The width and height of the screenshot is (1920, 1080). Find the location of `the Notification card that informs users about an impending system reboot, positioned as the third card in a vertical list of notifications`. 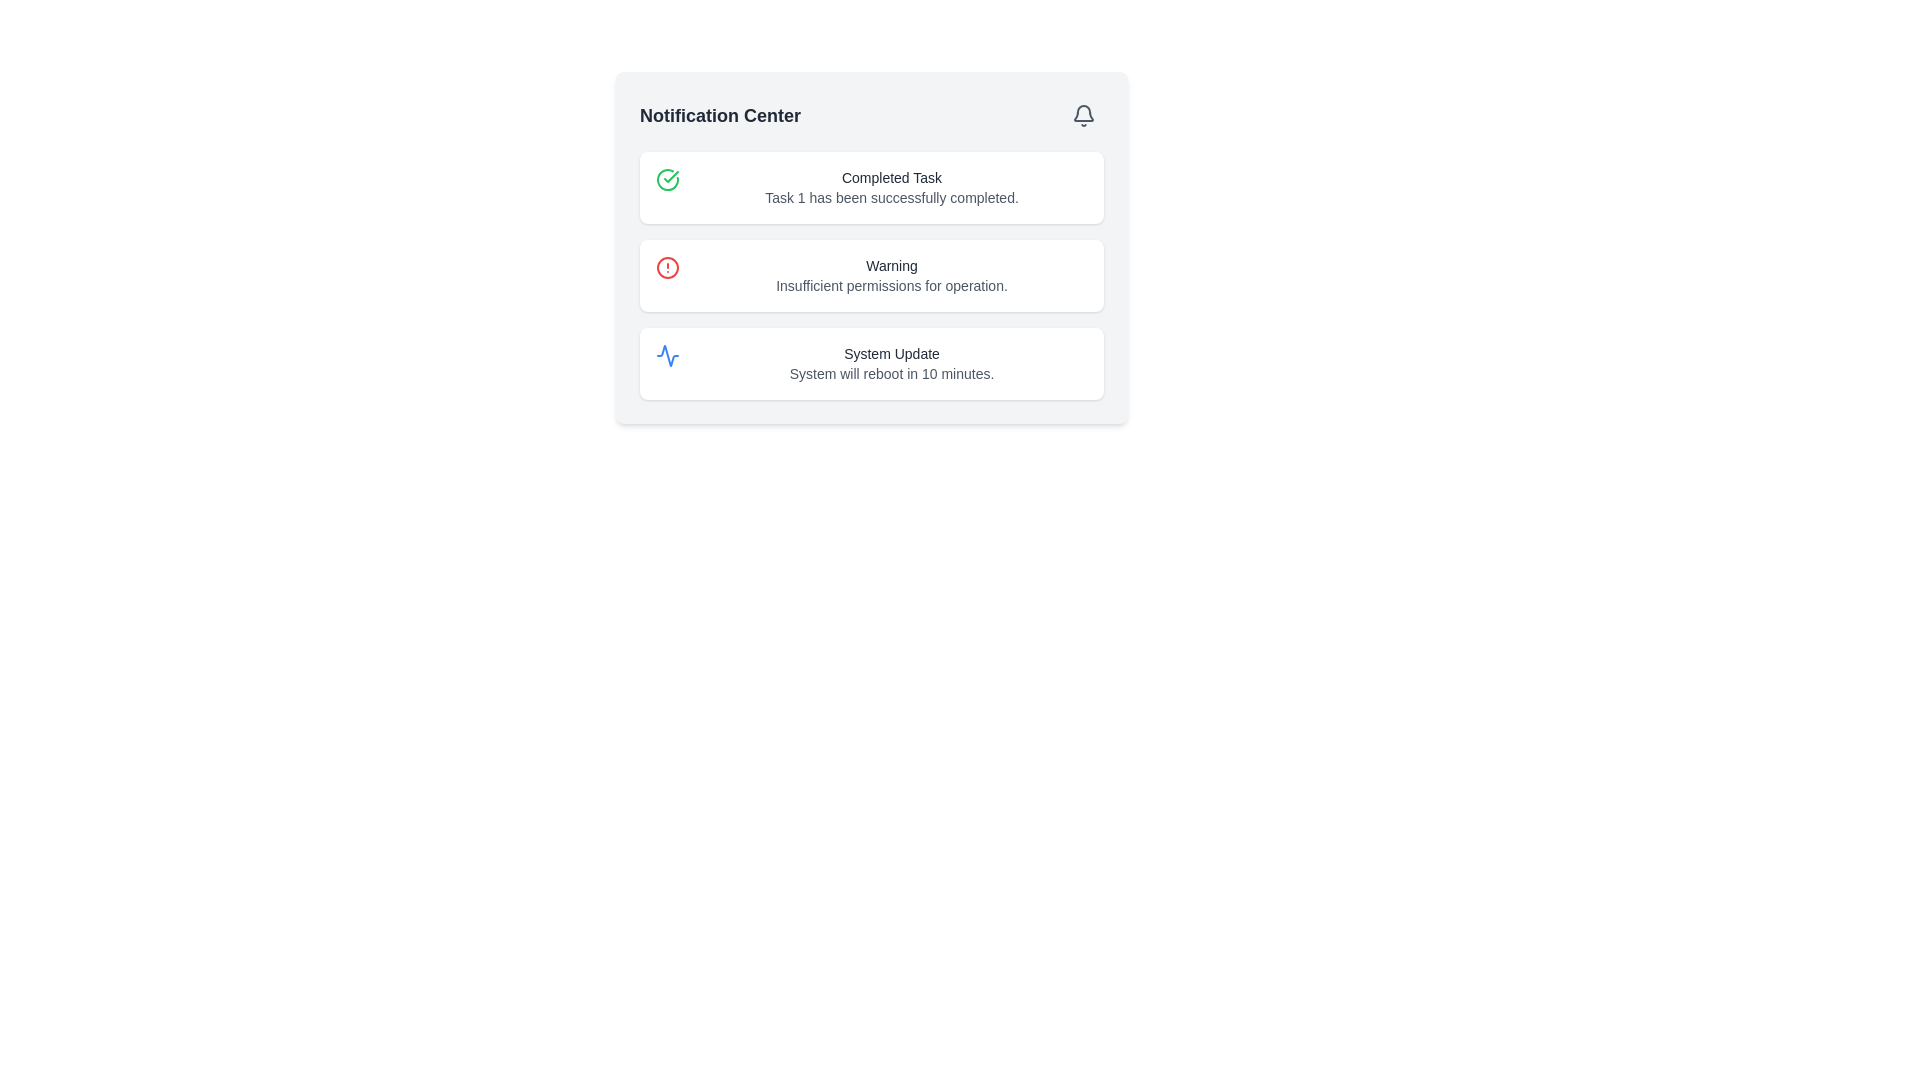

the Notification card that informs users about an impending system reboot, positioned as the third card in a vertical list of notifications is located at coordinates (872, 363).